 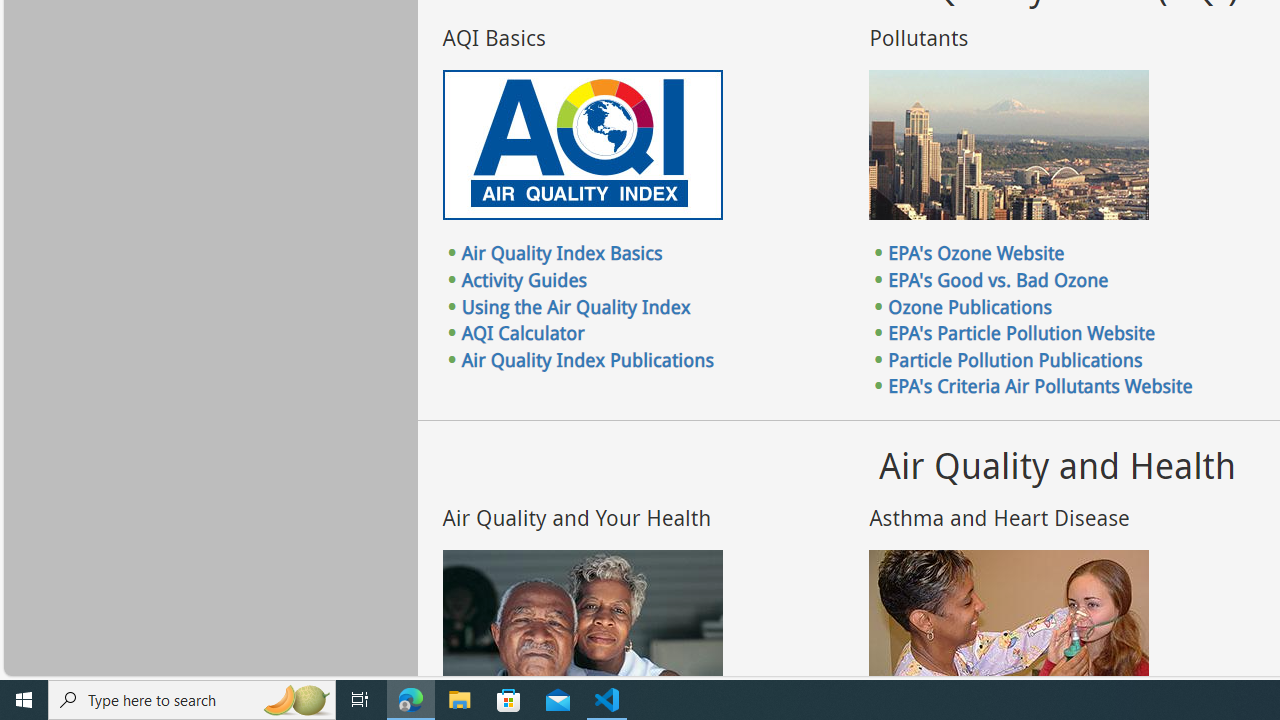 I want to click on 'Air Quality Index Publications', so click(x=586, y=358).